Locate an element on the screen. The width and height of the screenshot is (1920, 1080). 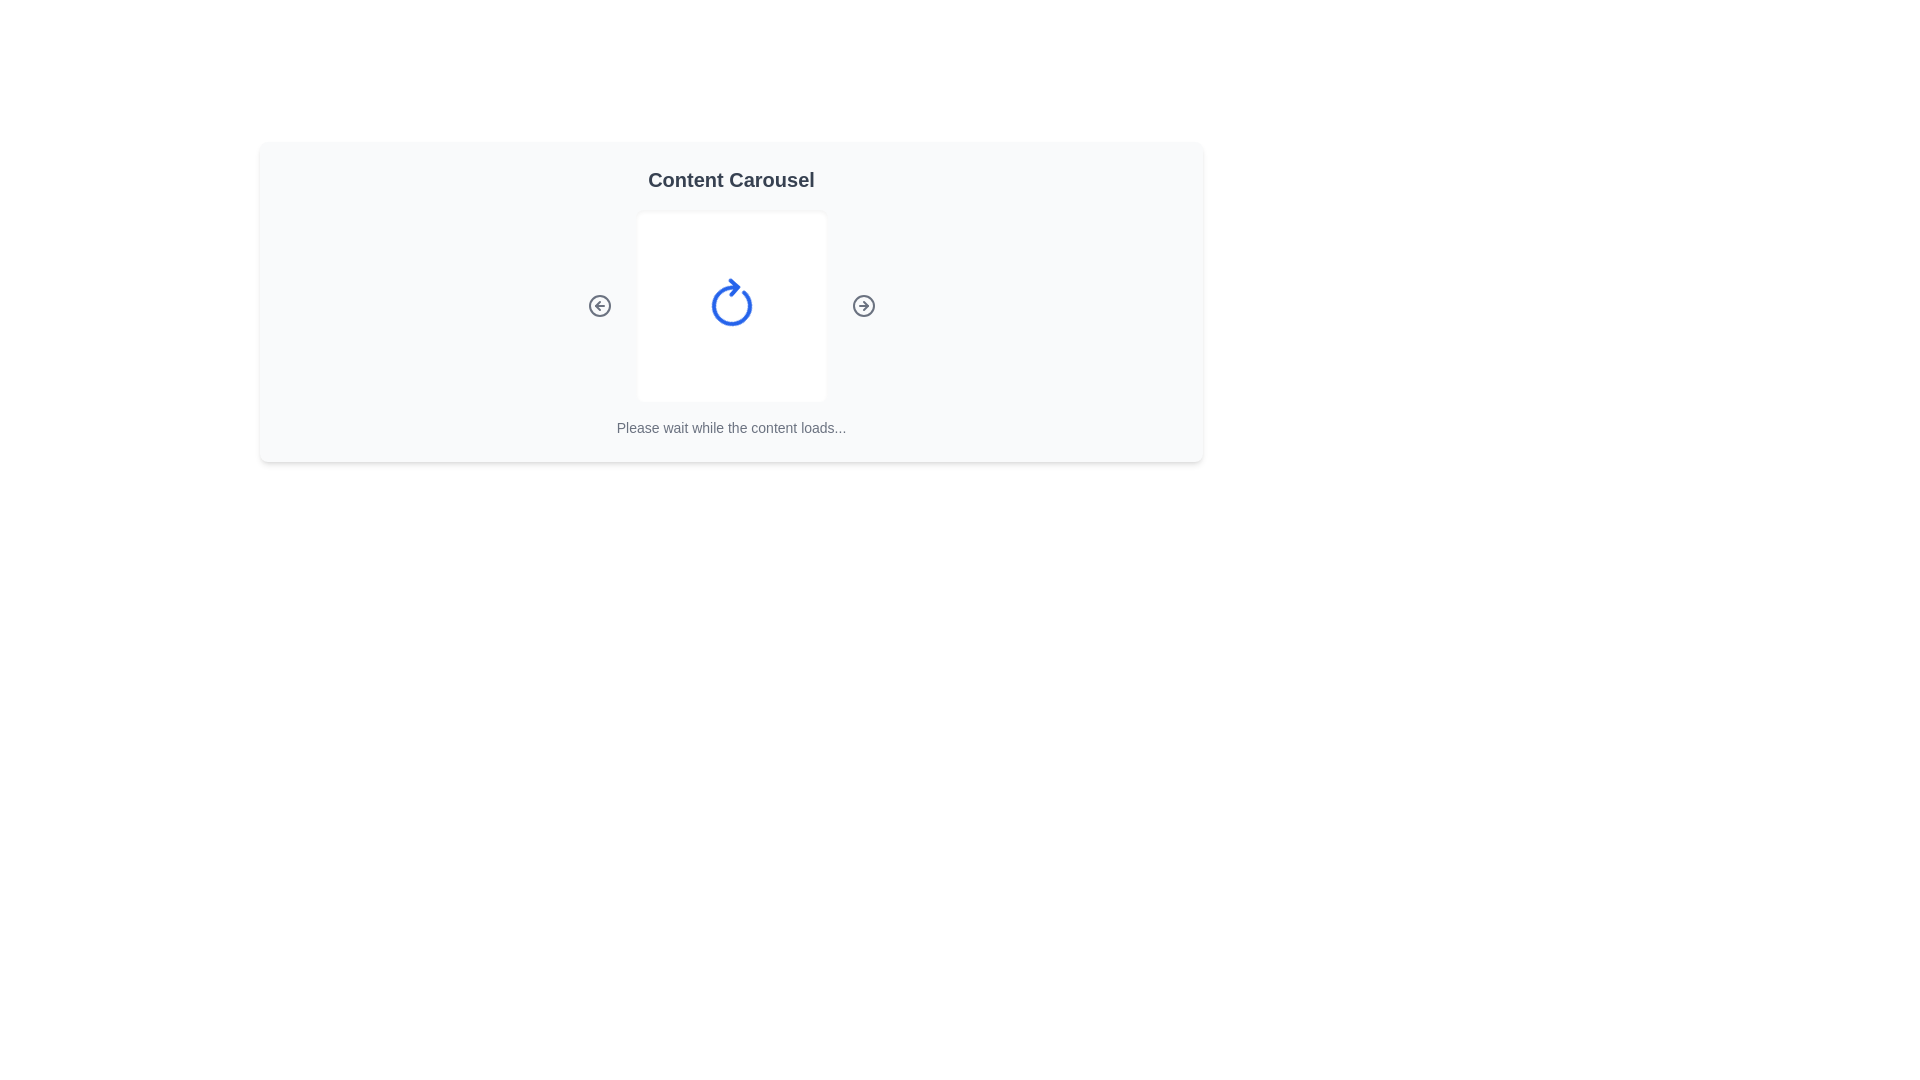
the animation of the Loading Spinner Indicator located in the center of the carousel display area is located at coordinates (730, 305).